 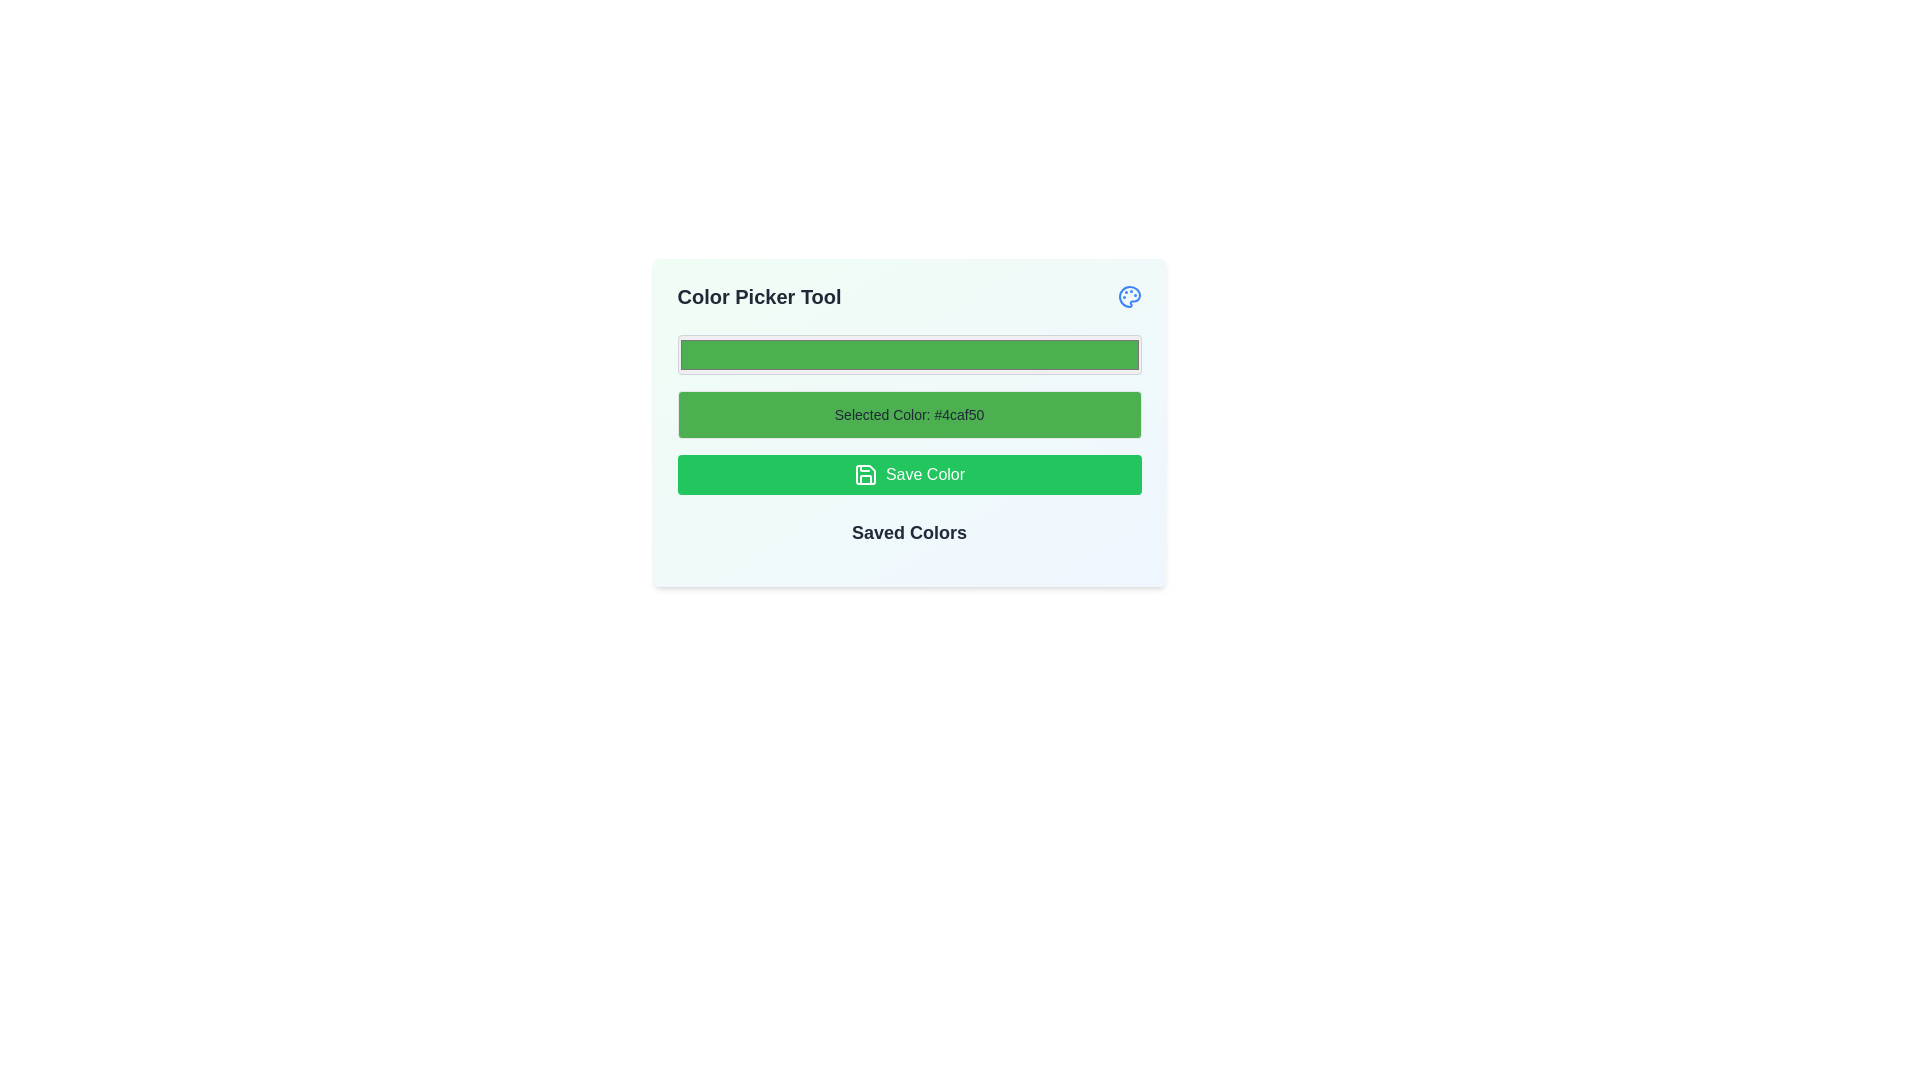 I want to click on the painter's palette icon located in the top-right corner of the interface, adjacent to the 'Color Picker Tool' header, so click(x=1129, y=297).